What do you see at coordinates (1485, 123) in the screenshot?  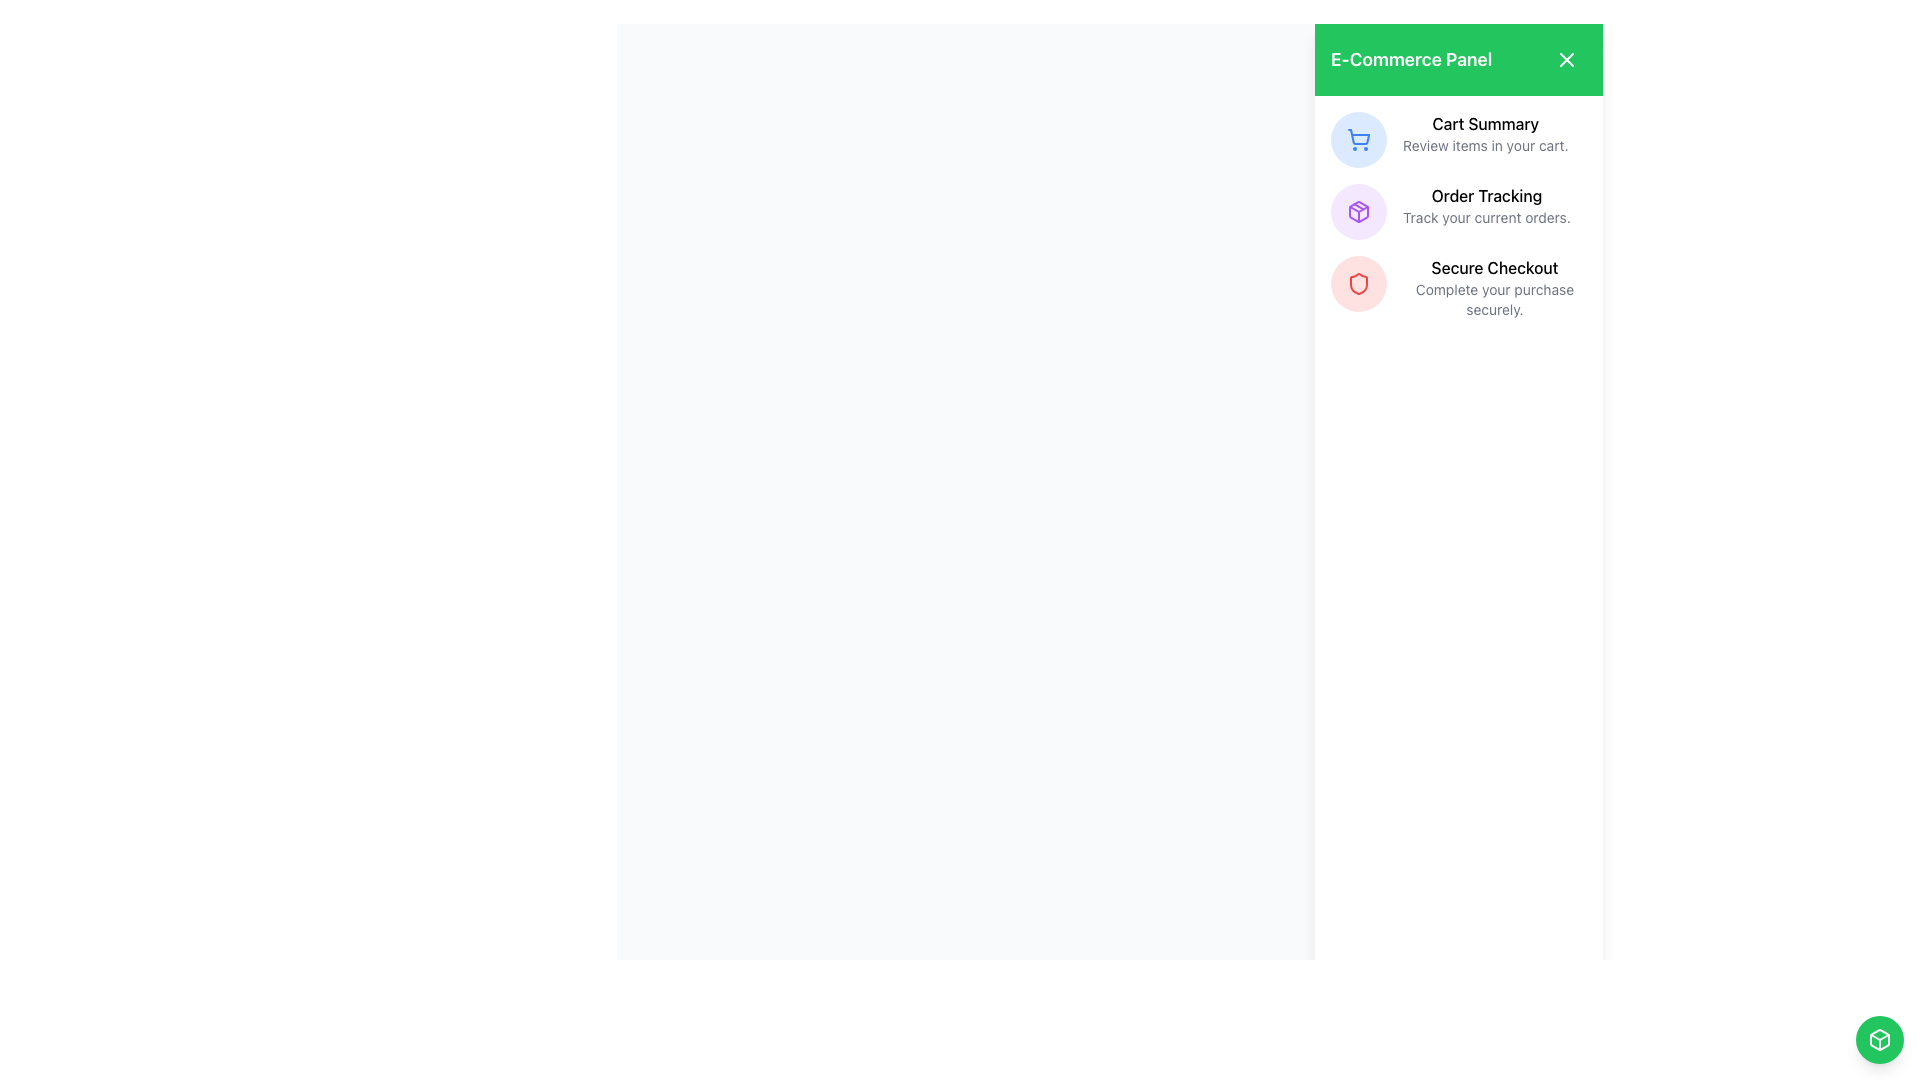 I see `bold textual label 'Cart Summary' which is prominently displayed at the top of the cart-related information section under the green header 'E-Commerce Panel'` at bounding box center [1485, 123].